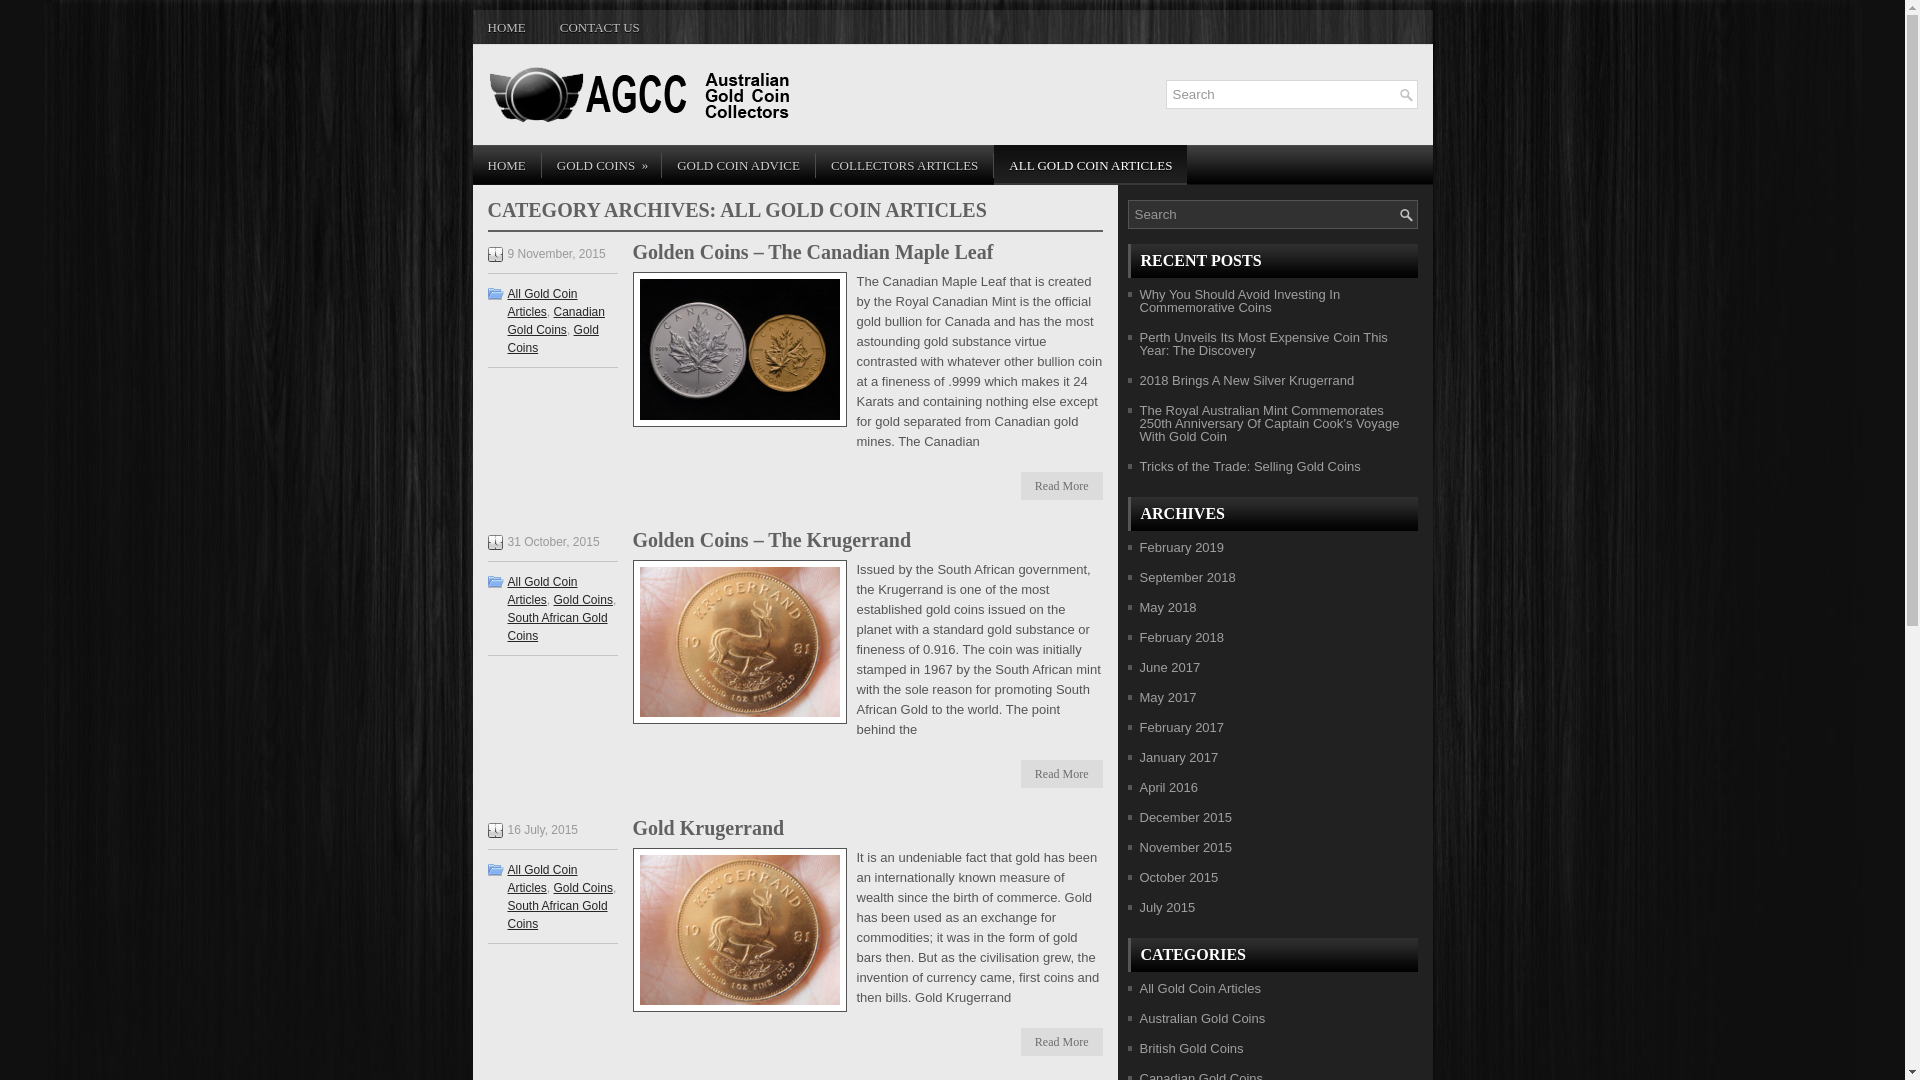 The height and width of the screenshot is (1080, 1920). What do you see at coordinates (1186, 817) in the screenshot?
I see `'December 2015'` at bounding box center [1186, 817].